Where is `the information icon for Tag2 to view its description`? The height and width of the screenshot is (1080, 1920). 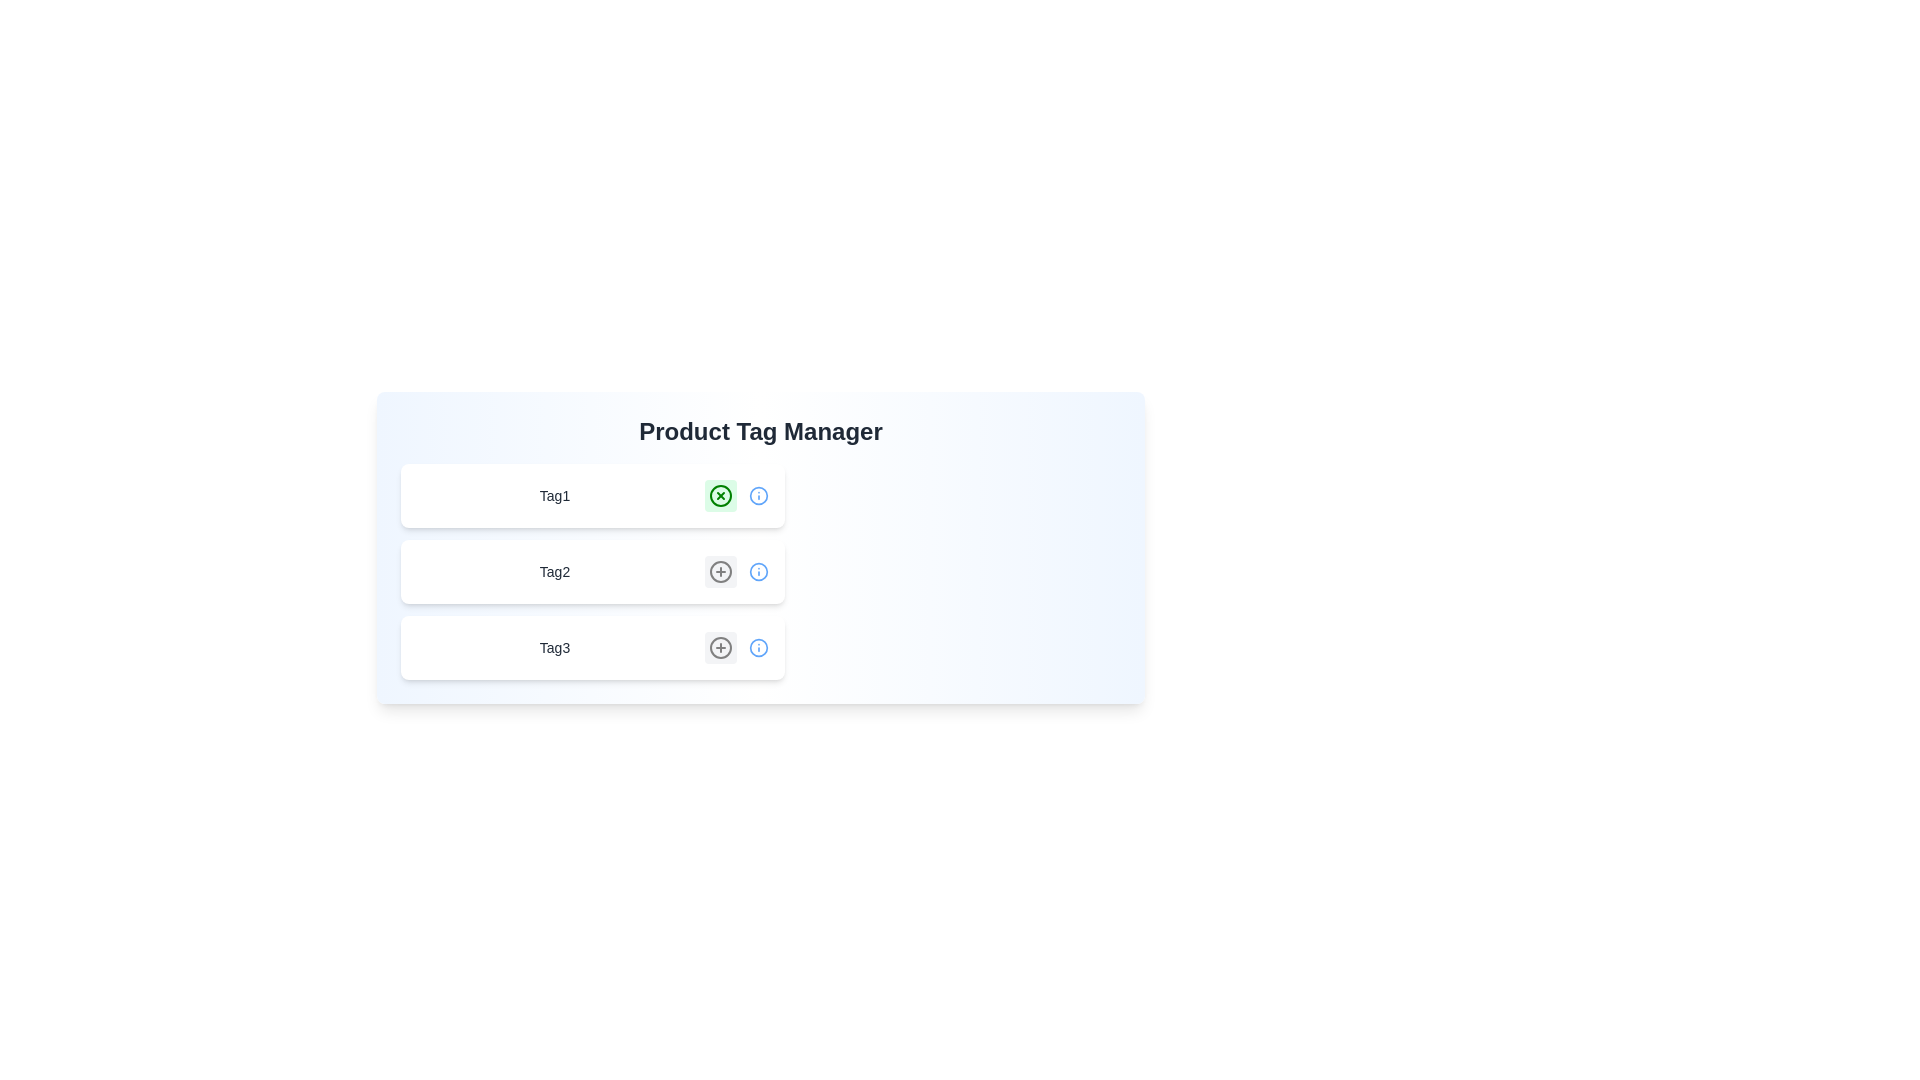 the information icon for Tag2 to view its description is located at coordinates (757, 571).